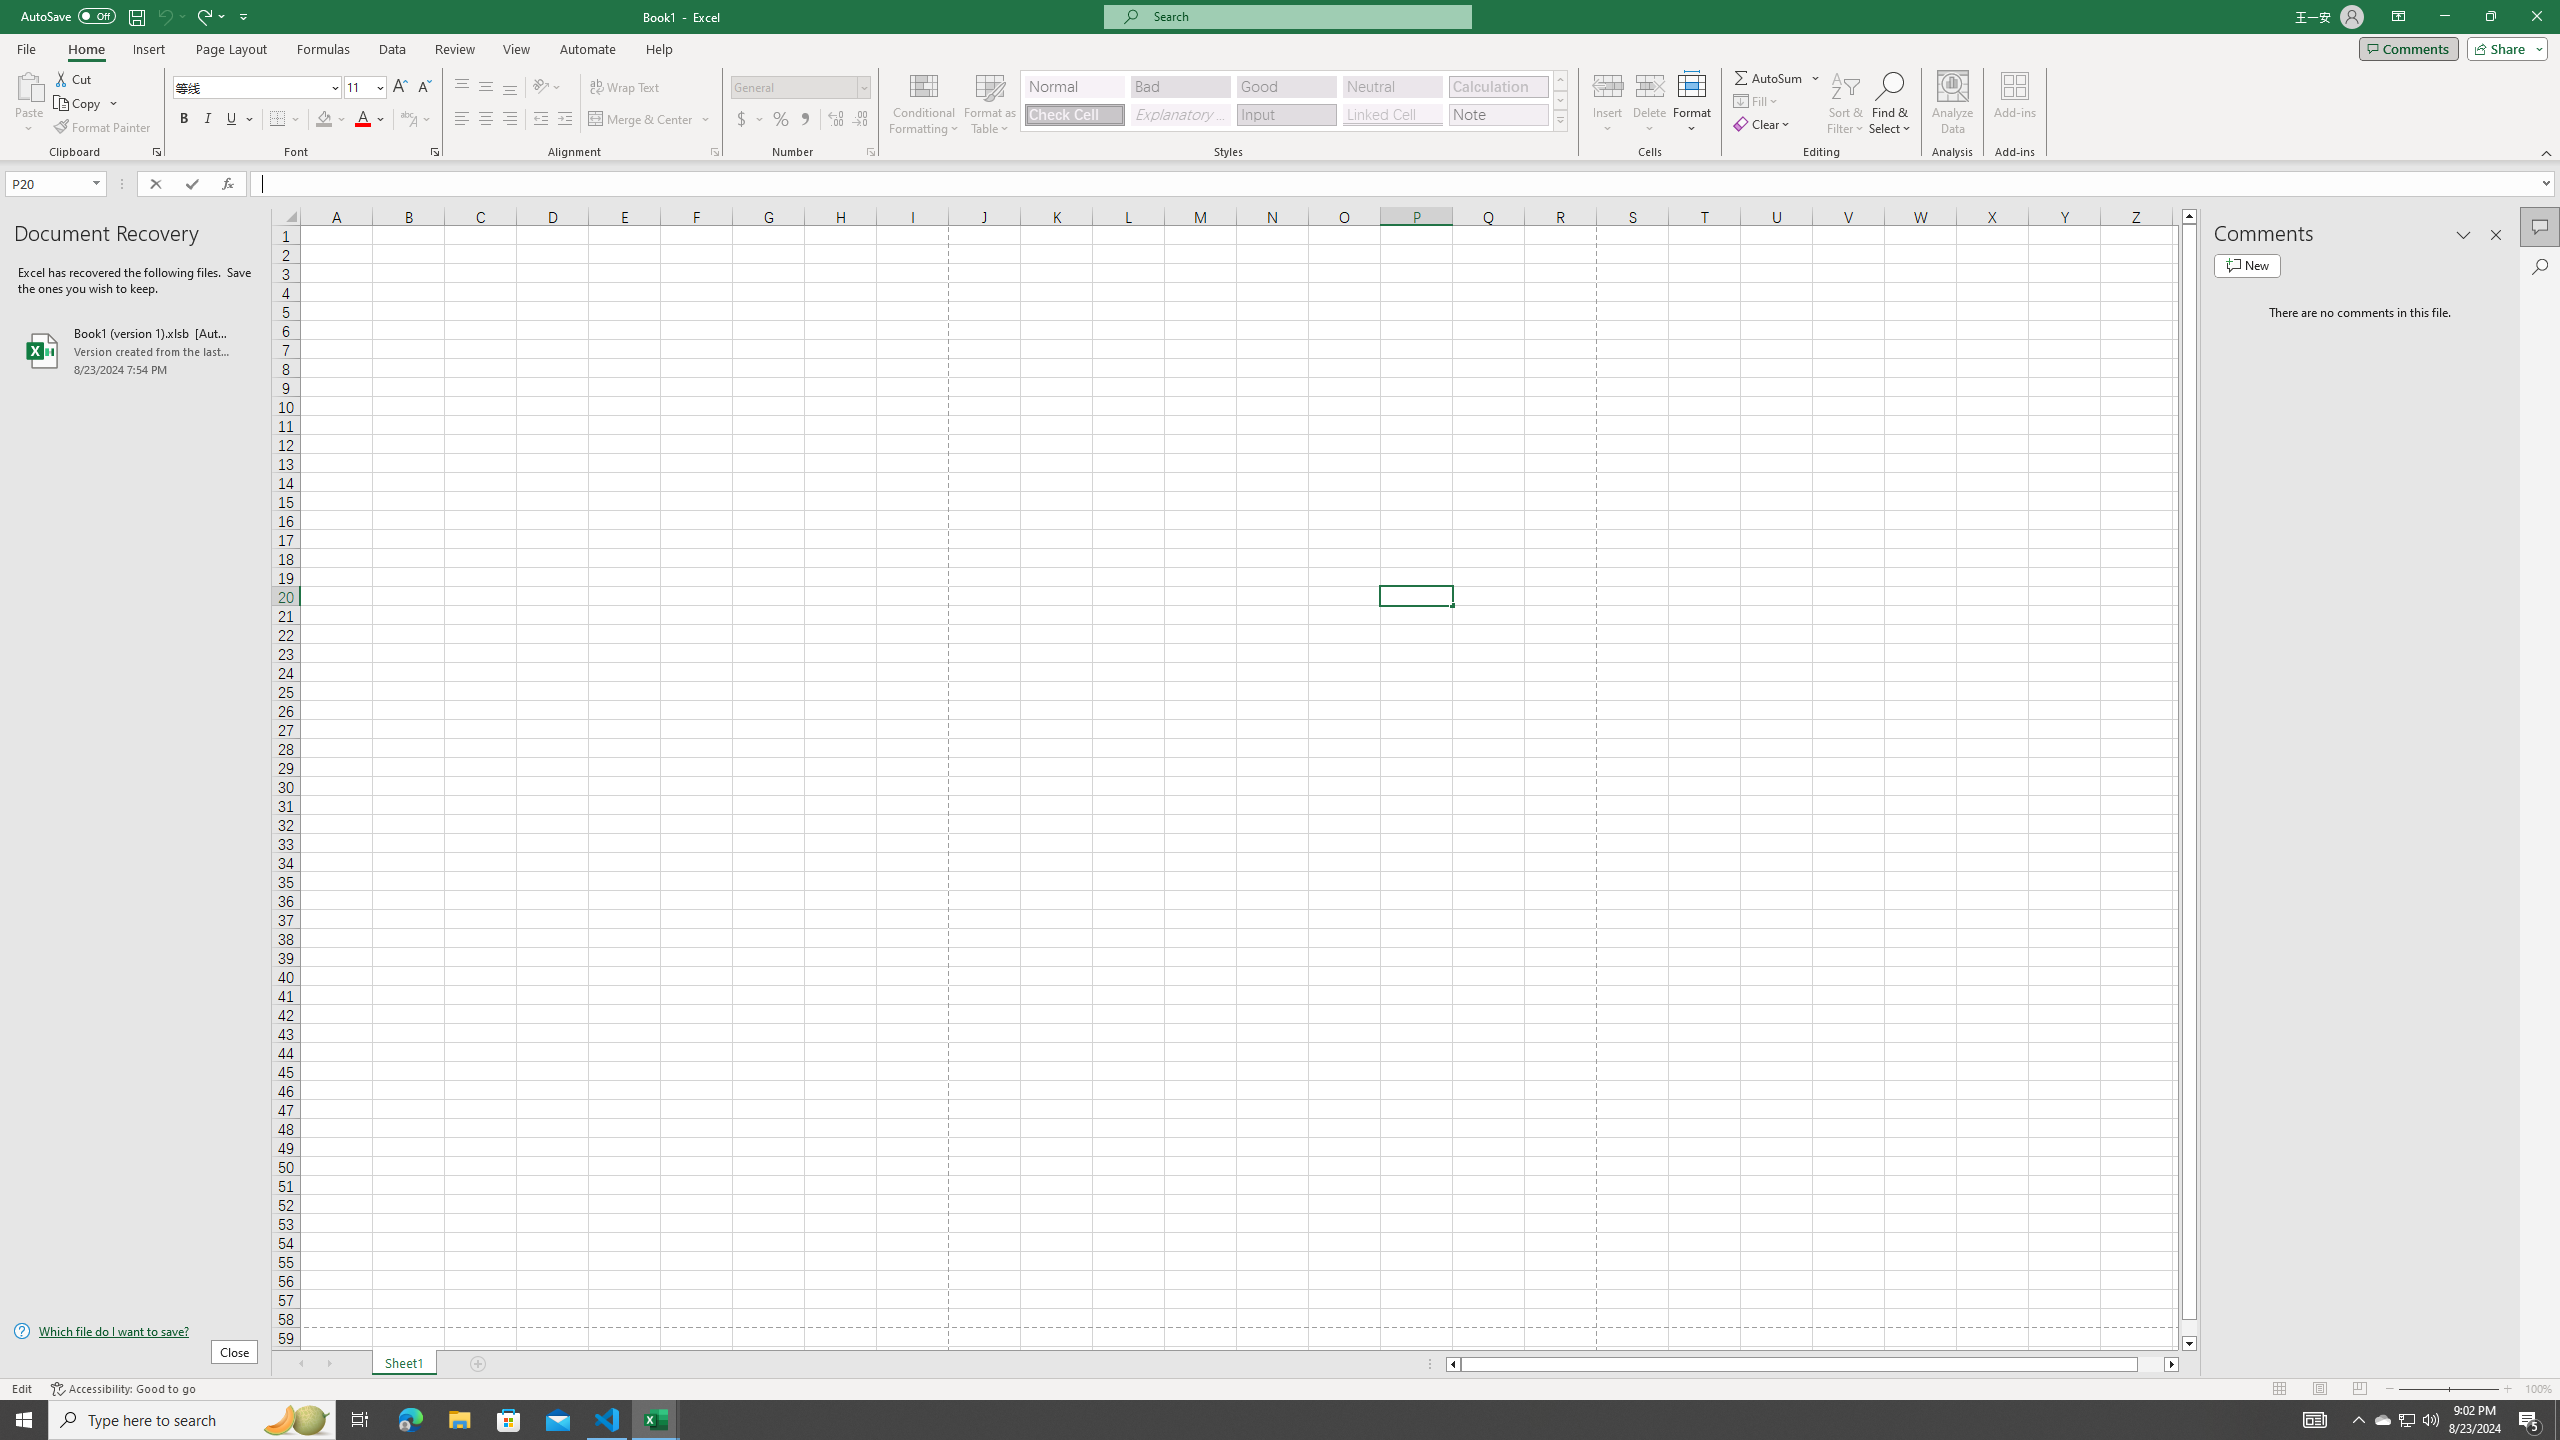  What do you see at coordinates (134, 349) in the screenshot?
I see `'Book1 (version 1).xlsb  [AutoRecovered]'` at bounding box center [134, 349].